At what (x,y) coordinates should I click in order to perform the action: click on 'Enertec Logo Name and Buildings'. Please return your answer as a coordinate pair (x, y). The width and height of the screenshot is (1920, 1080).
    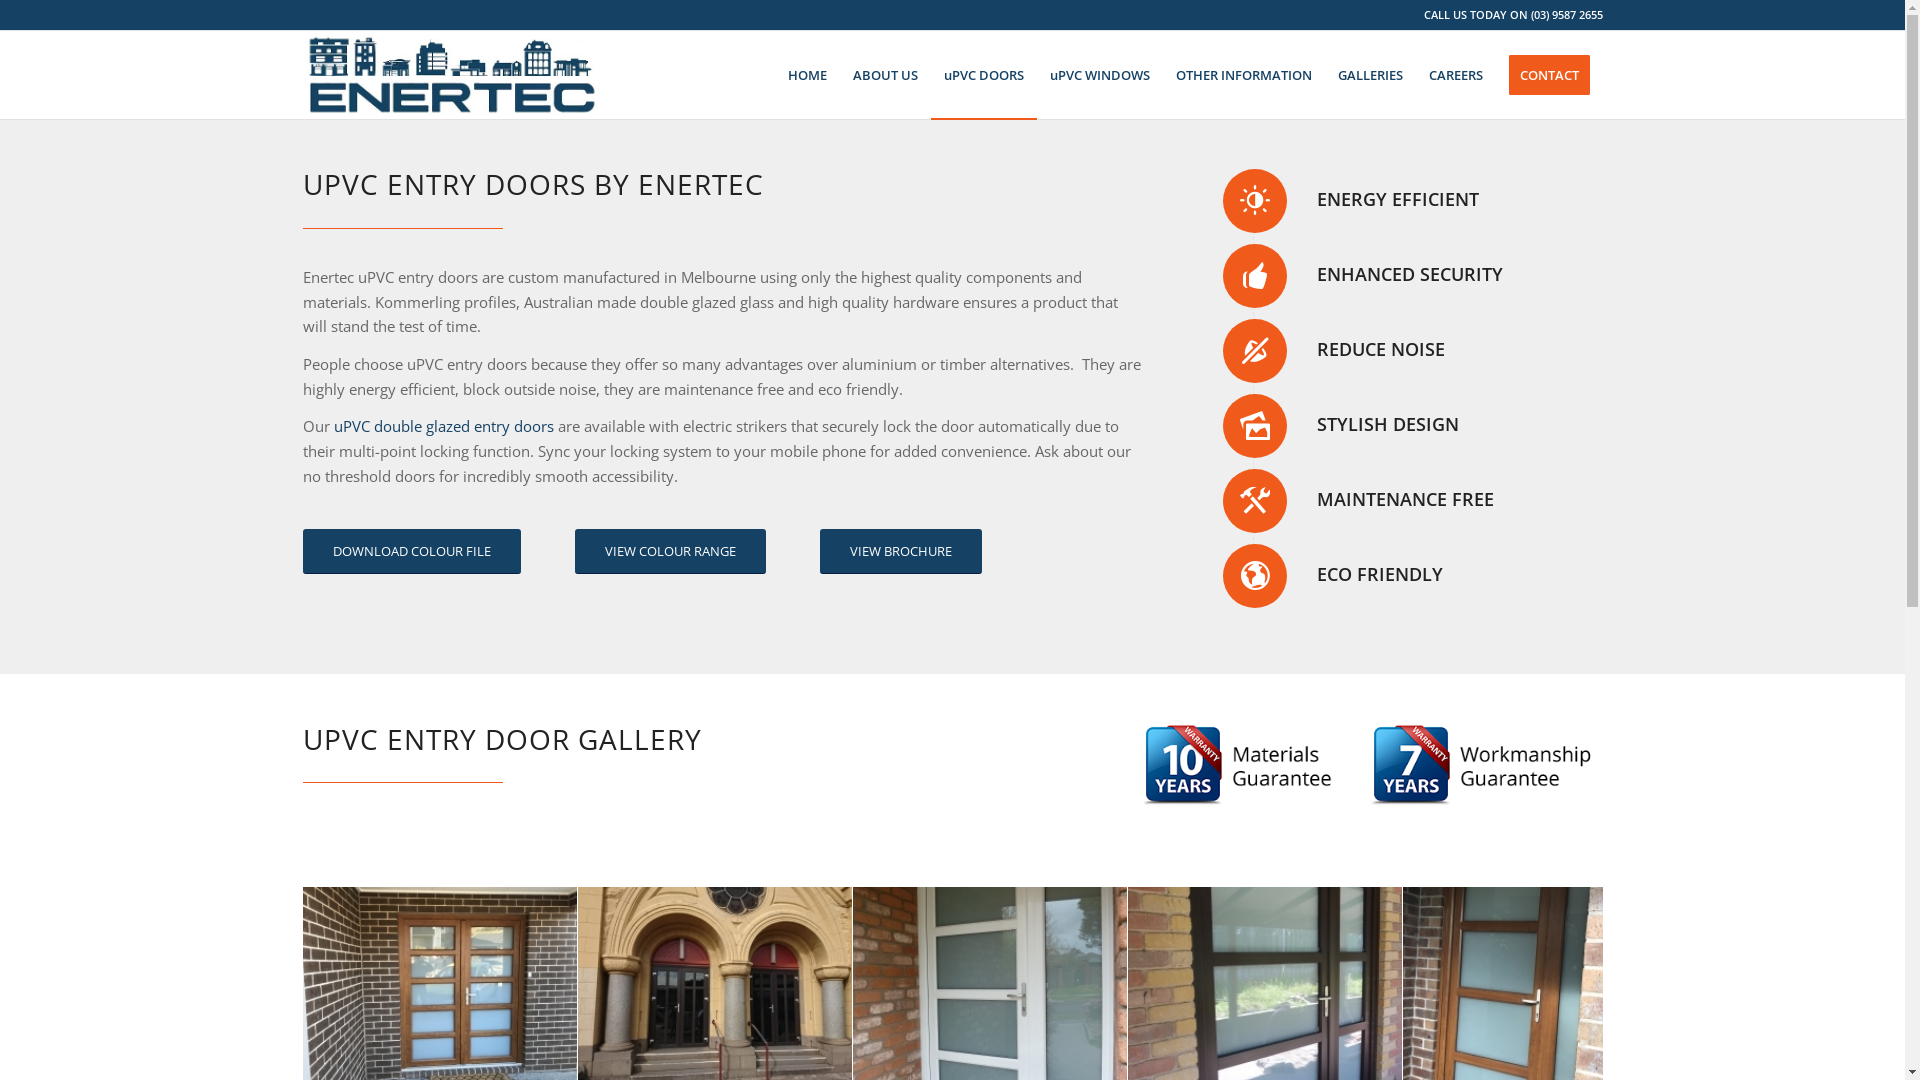
    Looking at the image, I should click on (450, 73).